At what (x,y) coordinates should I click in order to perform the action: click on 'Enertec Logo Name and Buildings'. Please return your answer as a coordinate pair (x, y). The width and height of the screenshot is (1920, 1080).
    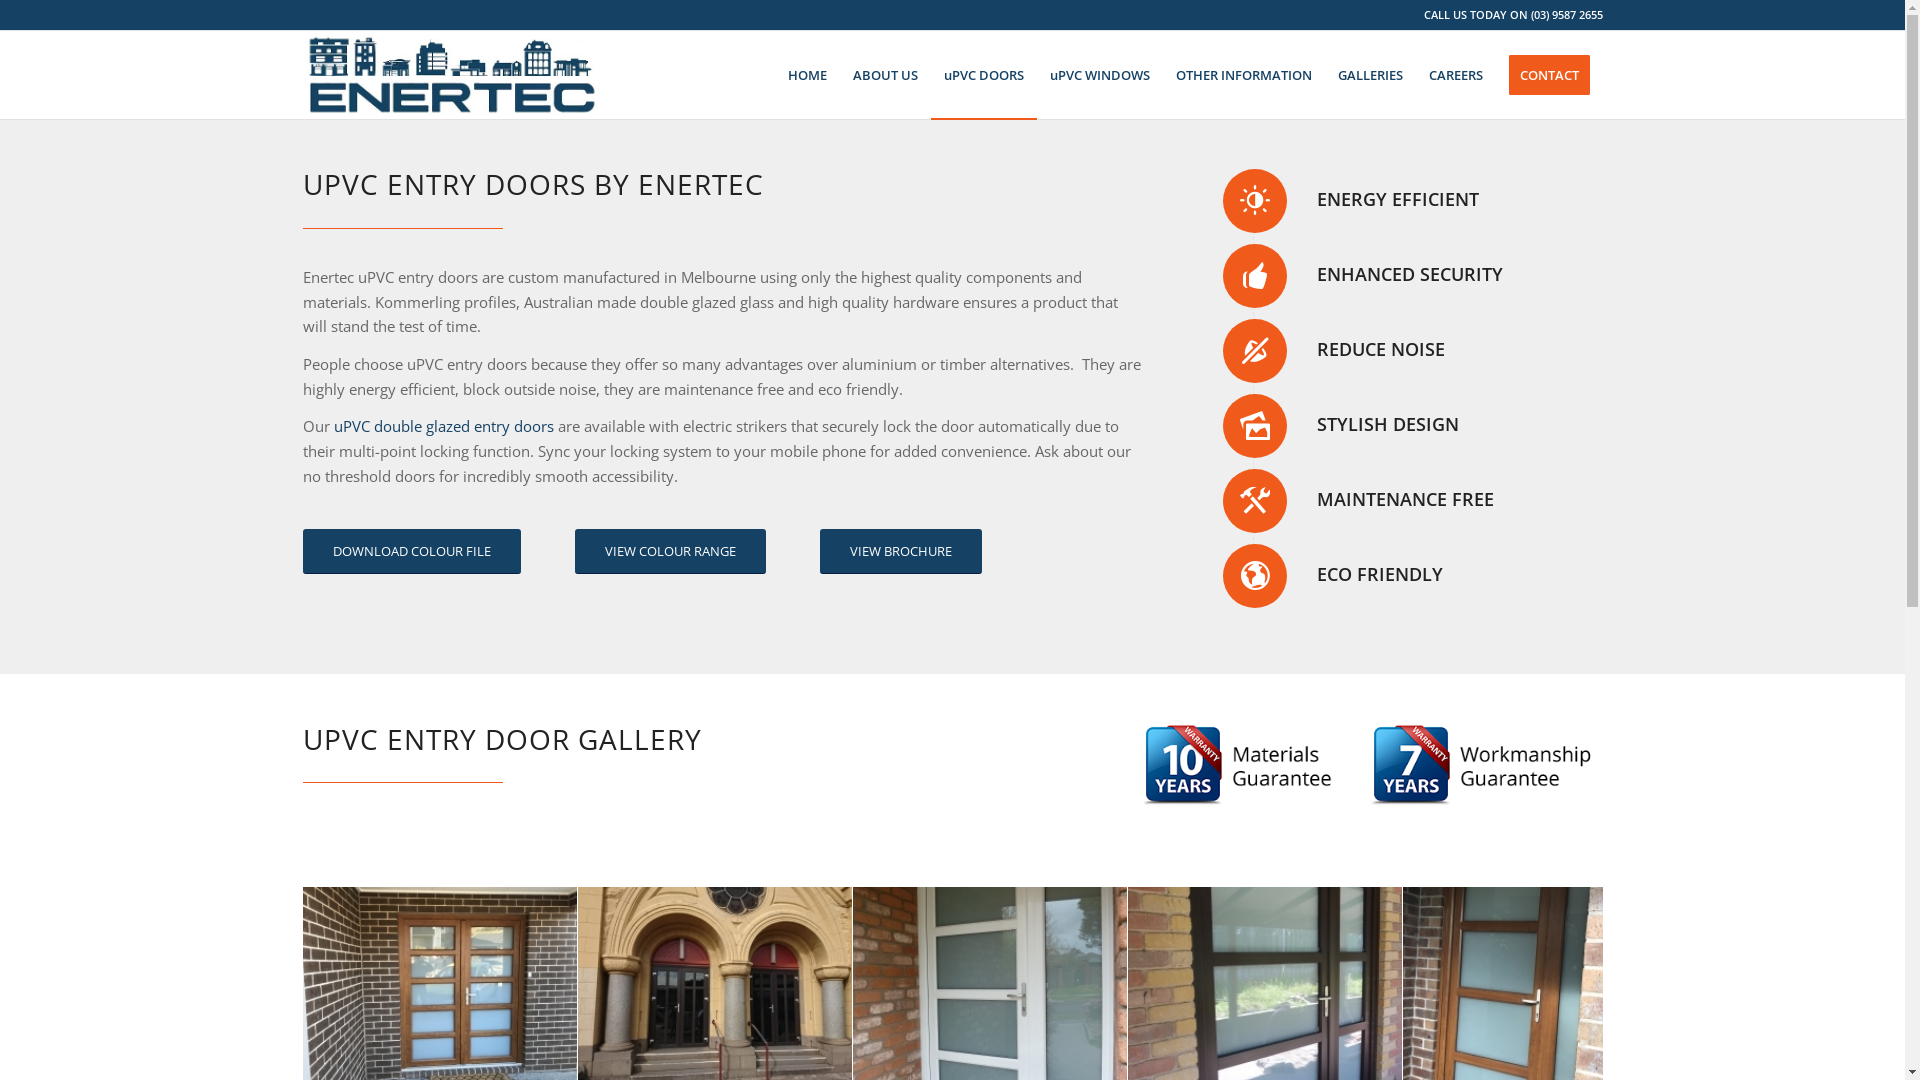
    Looking at the image, I should click on (450, 73).